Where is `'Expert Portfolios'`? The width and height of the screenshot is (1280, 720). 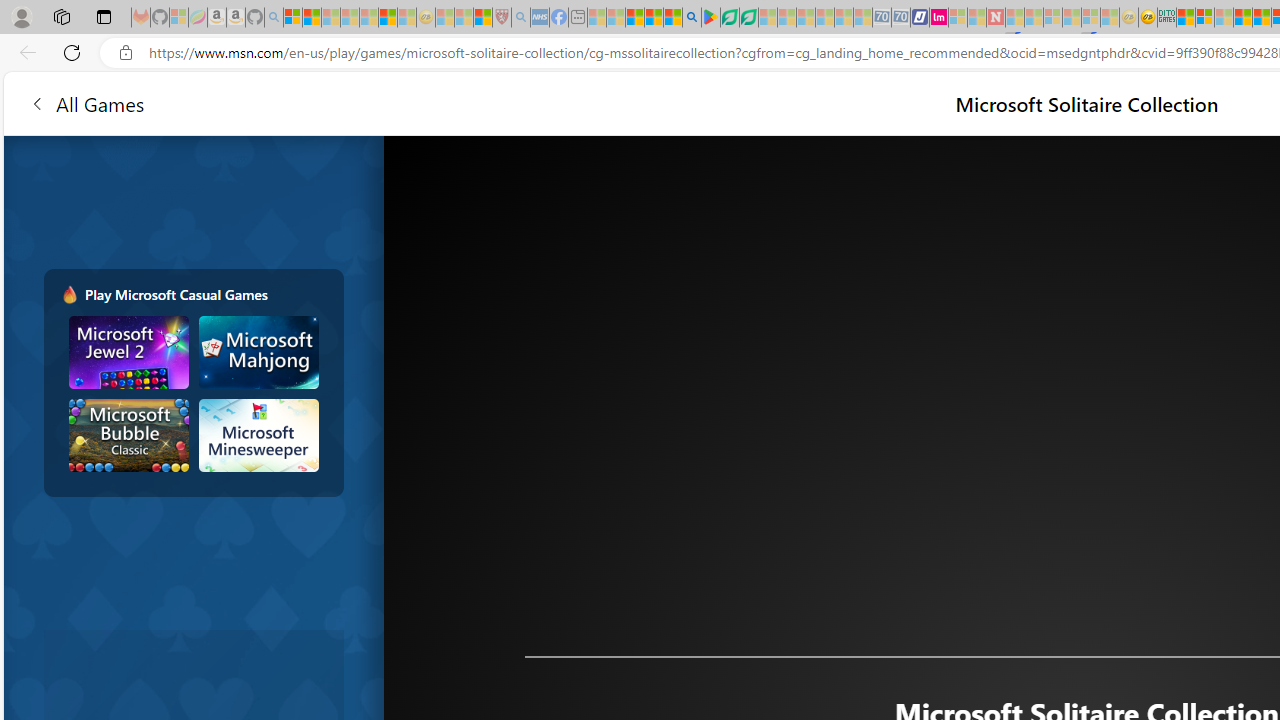
'Expert Portfolios' is located at coordinates (1241, 17).